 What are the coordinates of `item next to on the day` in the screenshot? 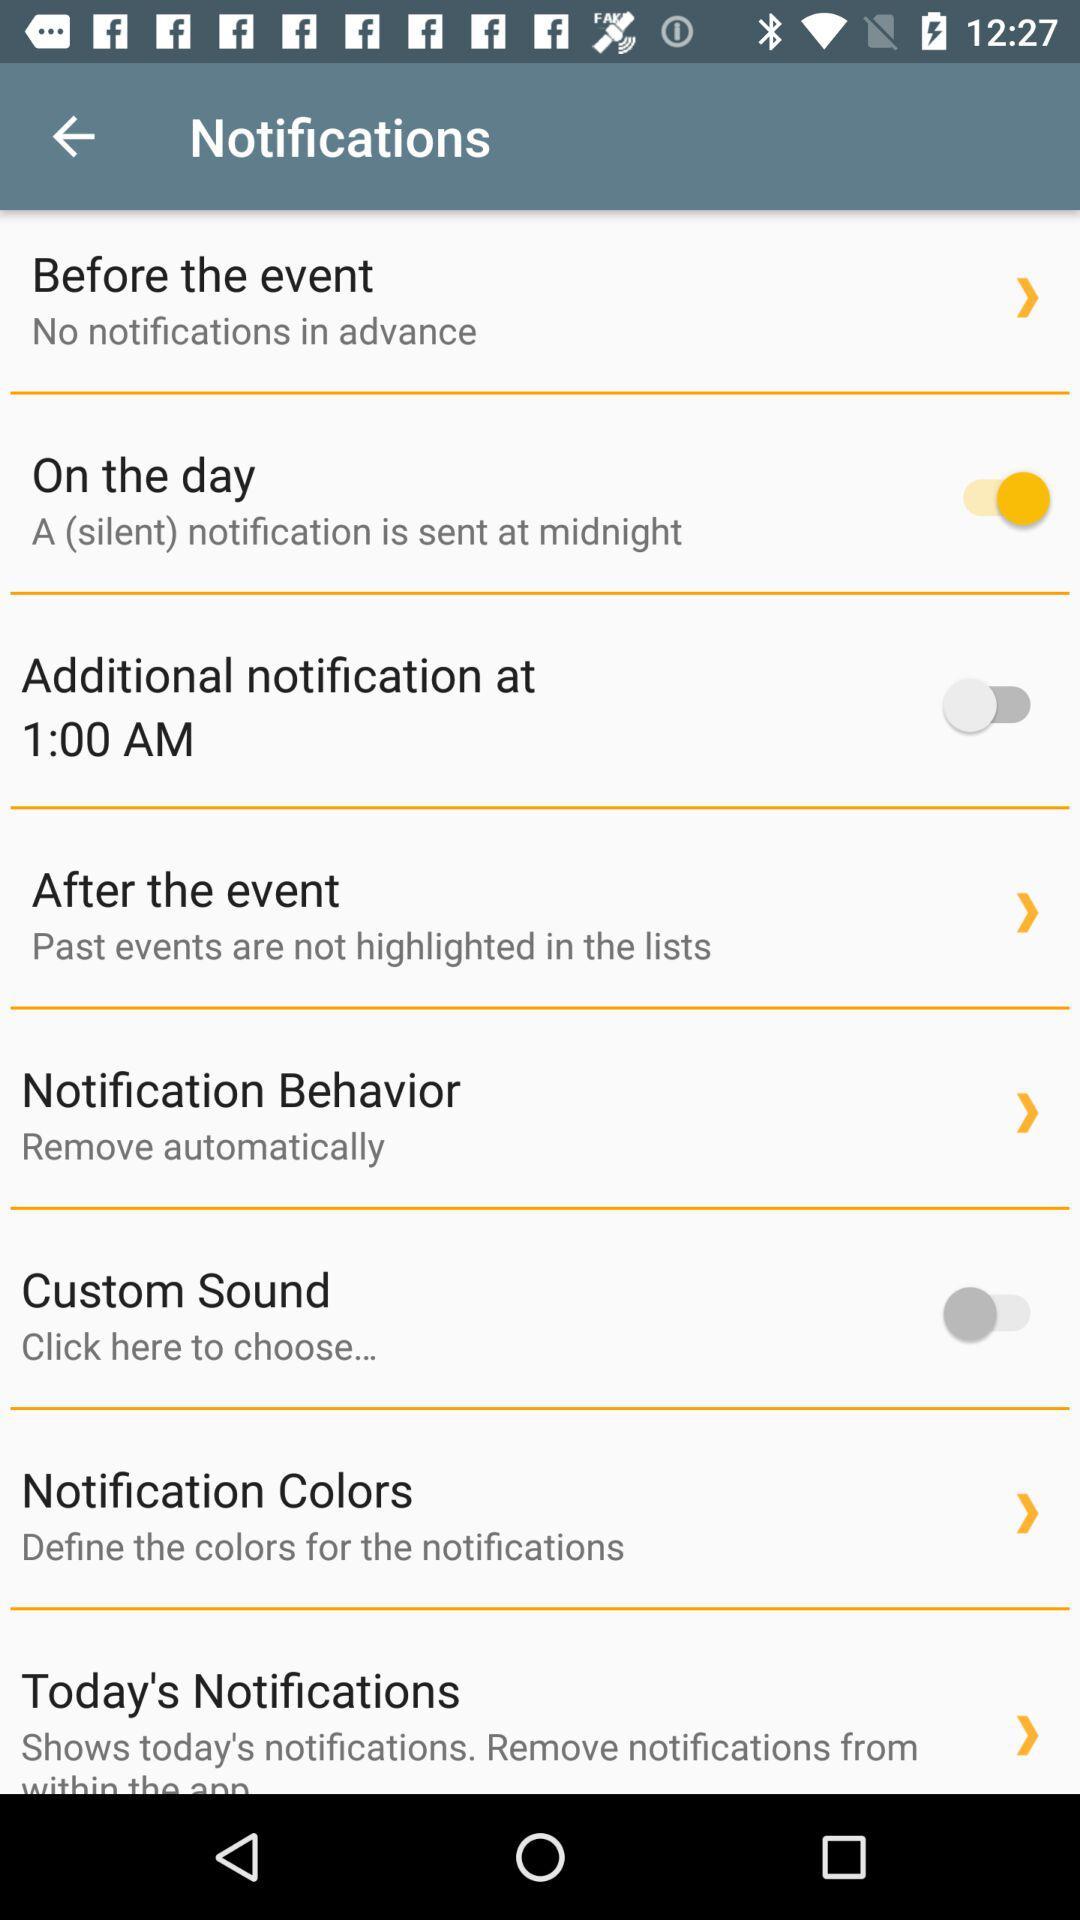 It's located at (996, 498).